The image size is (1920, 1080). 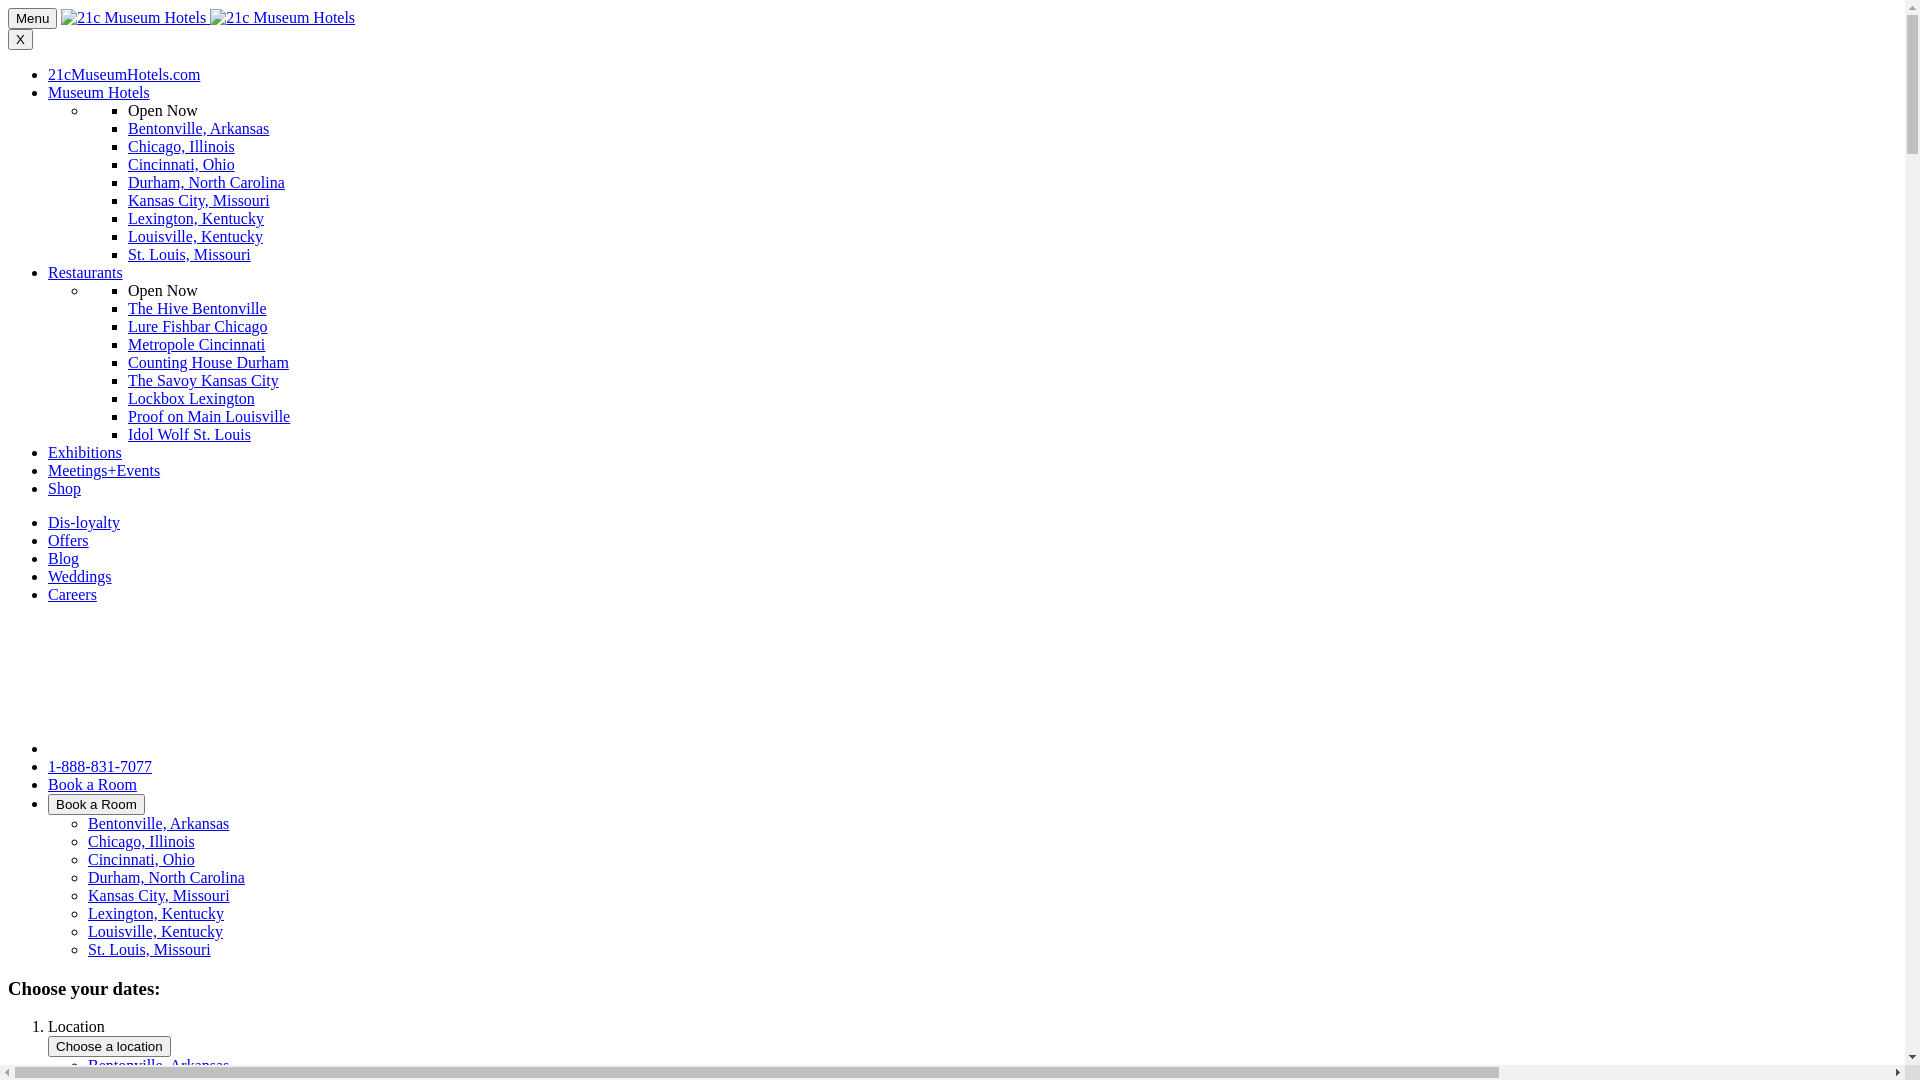 What do you see at coordinates (48, 783) in the screenshot?
I see `'Book a Room'` at bounding box center [48, 783].